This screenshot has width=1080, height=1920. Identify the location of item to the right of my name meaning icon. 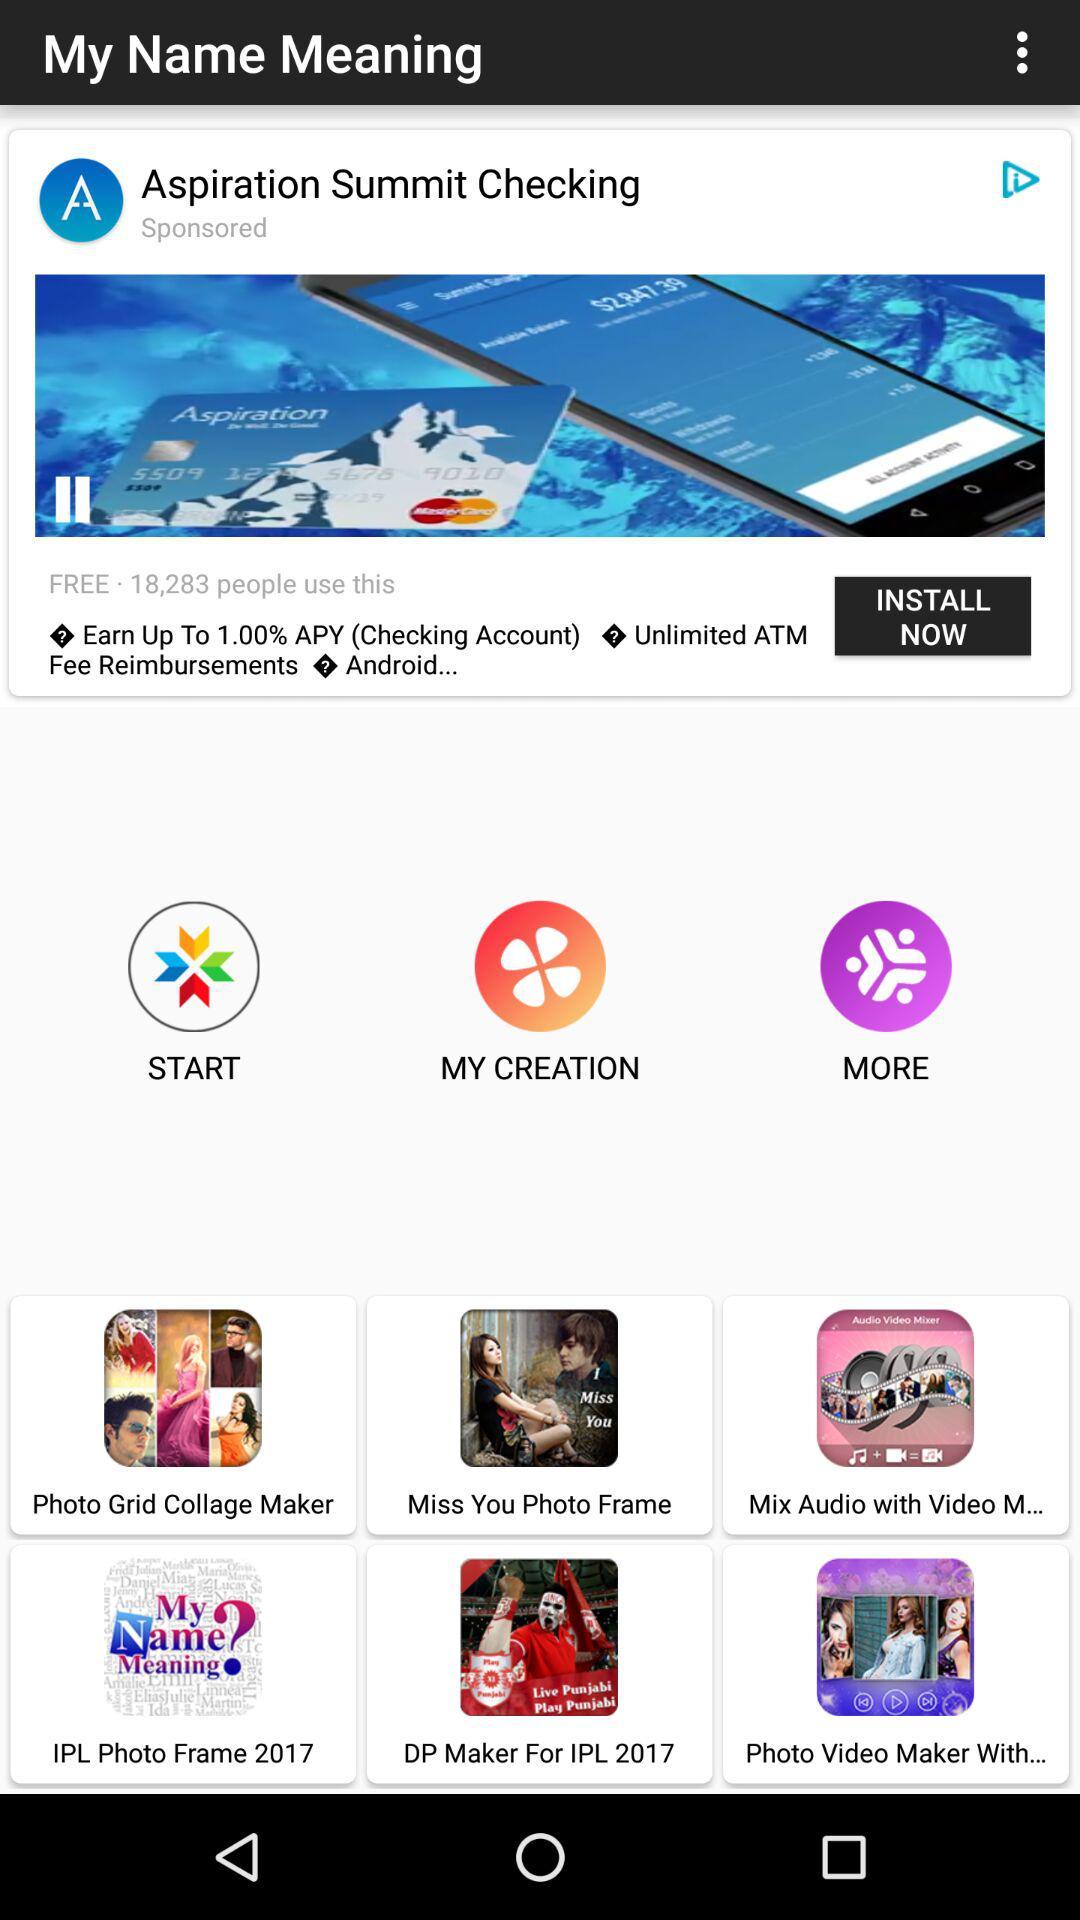
(1027, 52).